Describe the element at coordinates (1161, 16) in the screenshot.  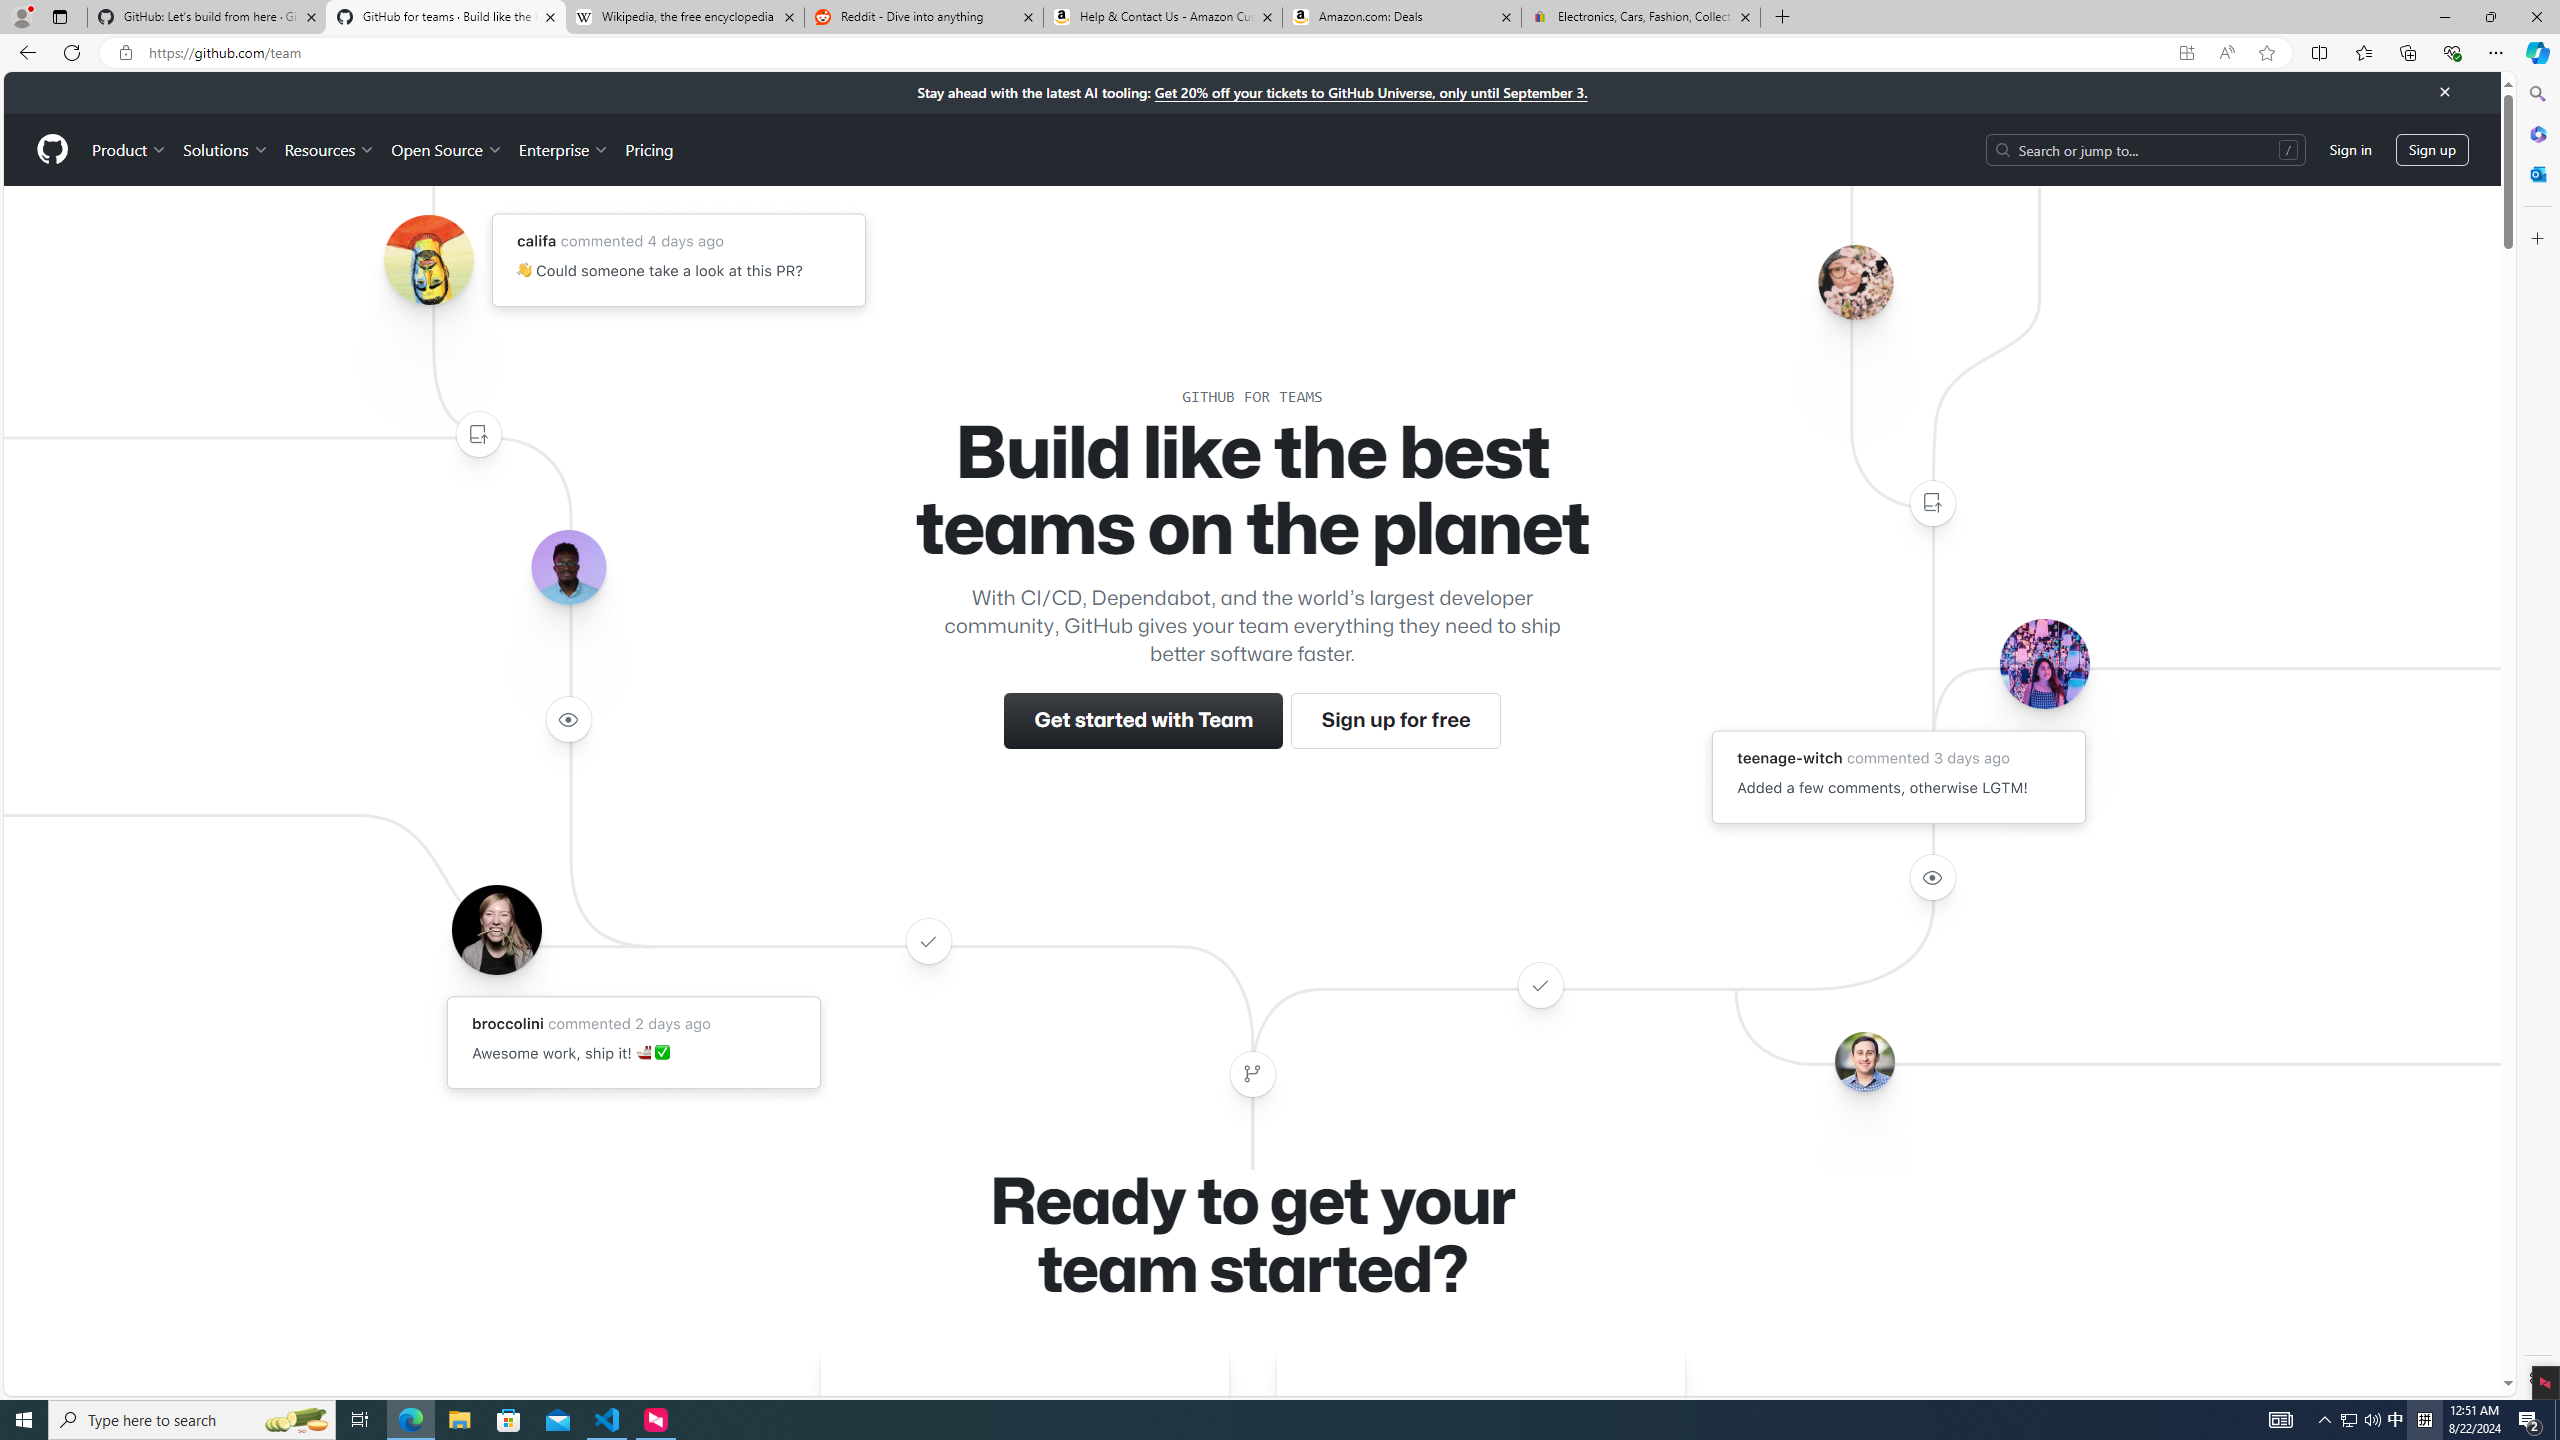
I see `'Help & Contact Us - Amazon Customer Service'` at that location.